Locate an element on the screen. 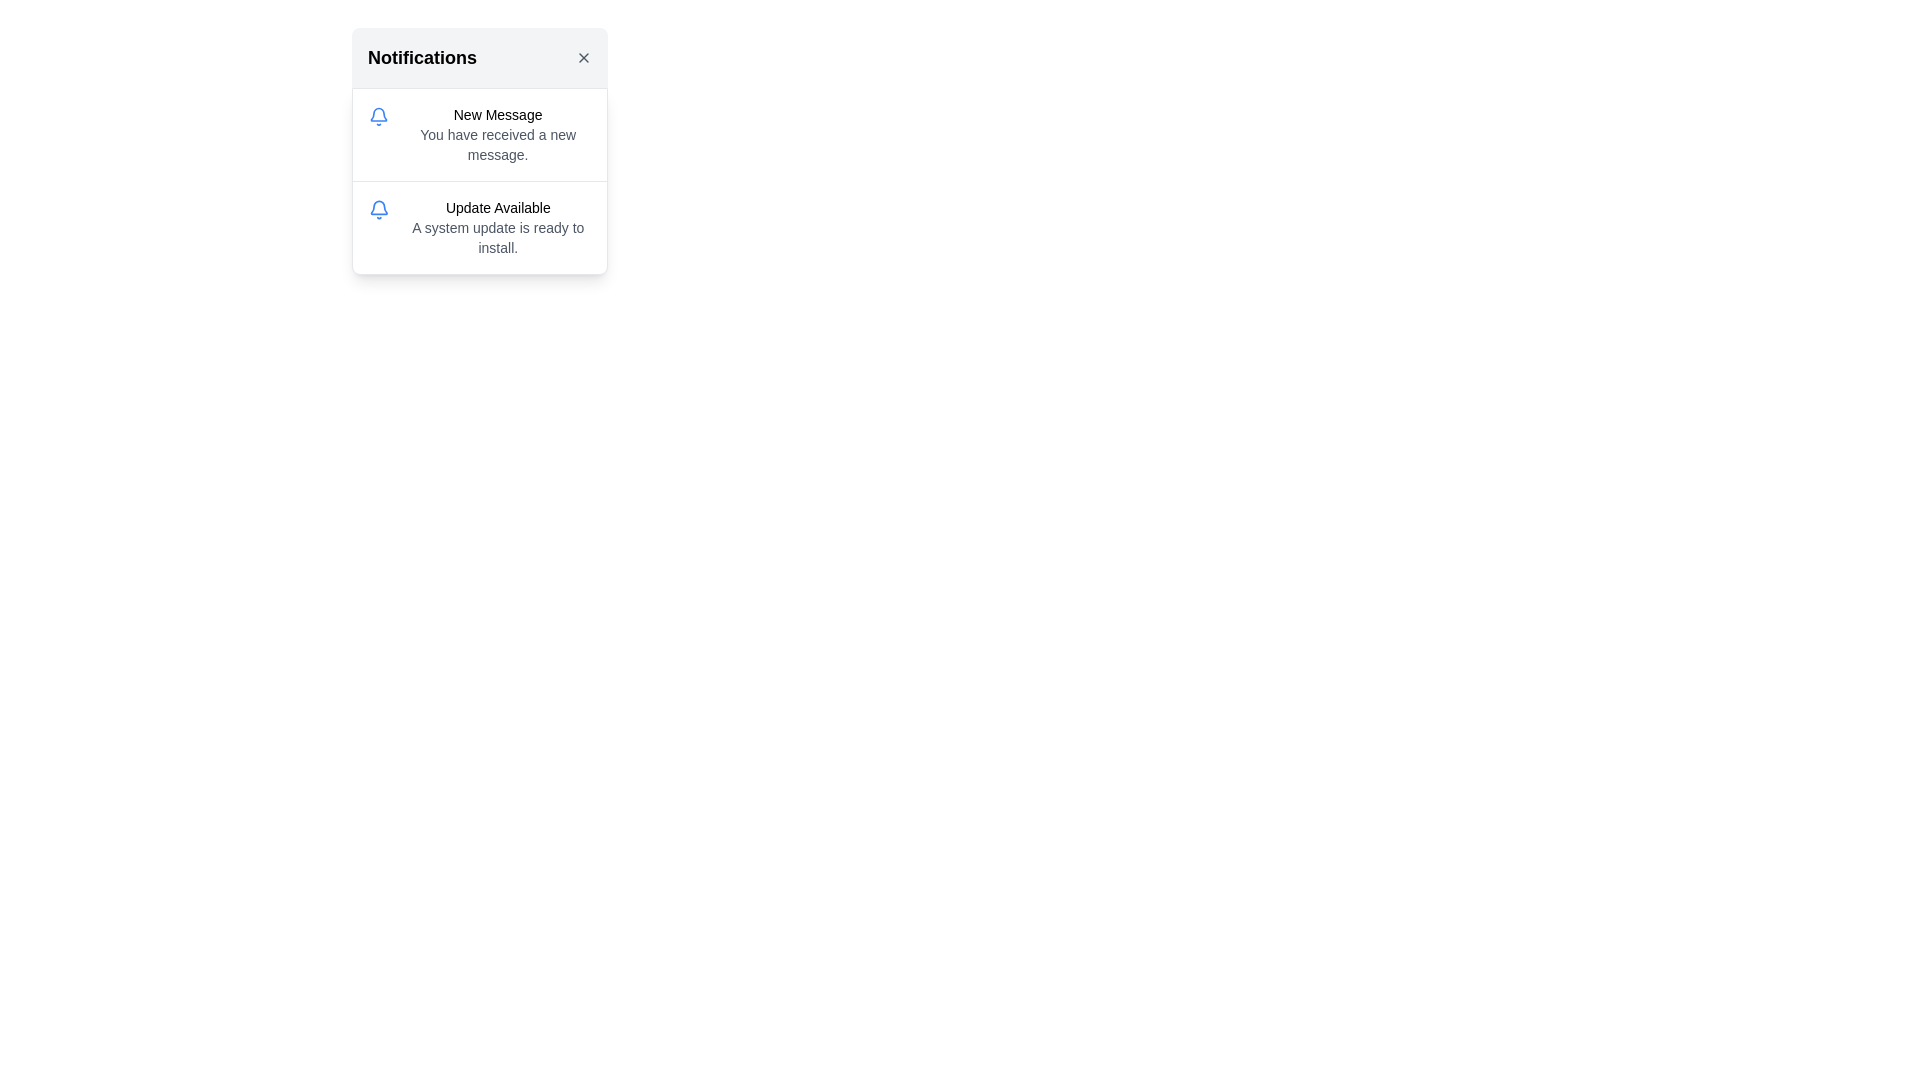  the Notification icon (bell icon) located in the top-left corner of the last notification entry, which indicates an alert for 'Update Available' is located at coordinates (379, 209).